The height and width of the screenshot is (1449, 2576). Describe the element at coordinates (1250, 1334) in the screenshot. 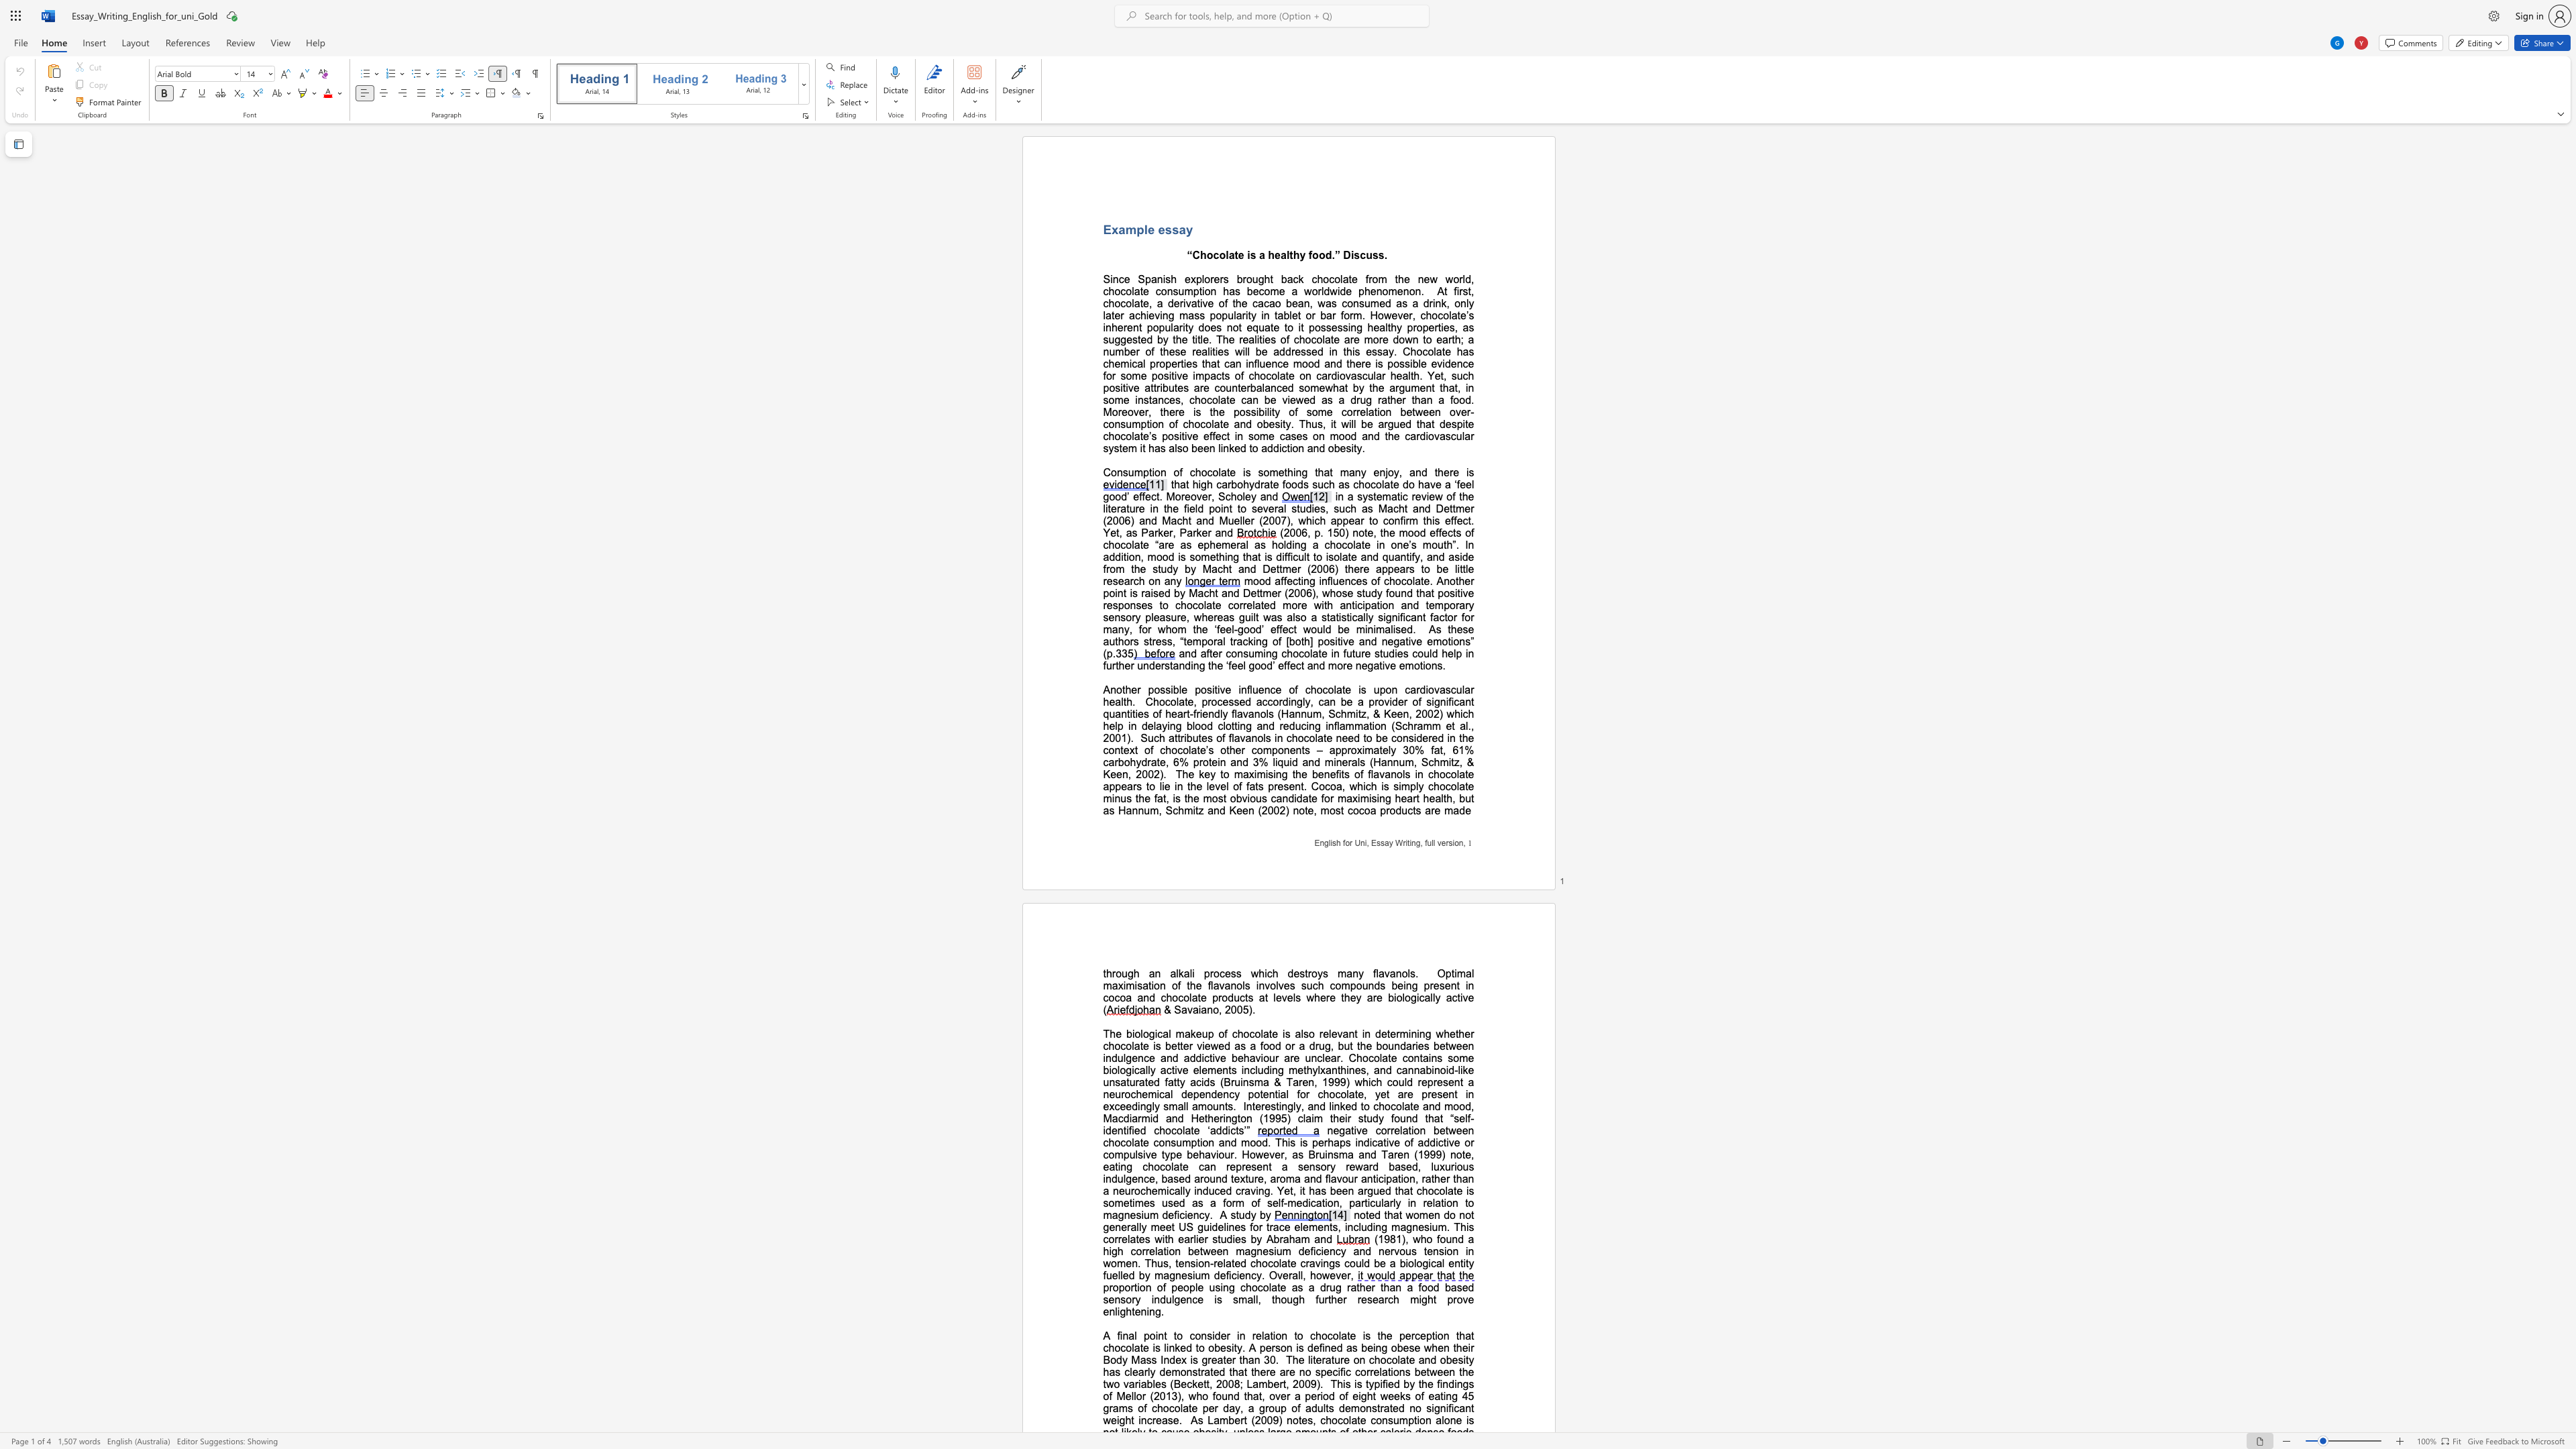

I see `the subset text "re" within the text "to consider in relation to chocolate is the"` at that location.